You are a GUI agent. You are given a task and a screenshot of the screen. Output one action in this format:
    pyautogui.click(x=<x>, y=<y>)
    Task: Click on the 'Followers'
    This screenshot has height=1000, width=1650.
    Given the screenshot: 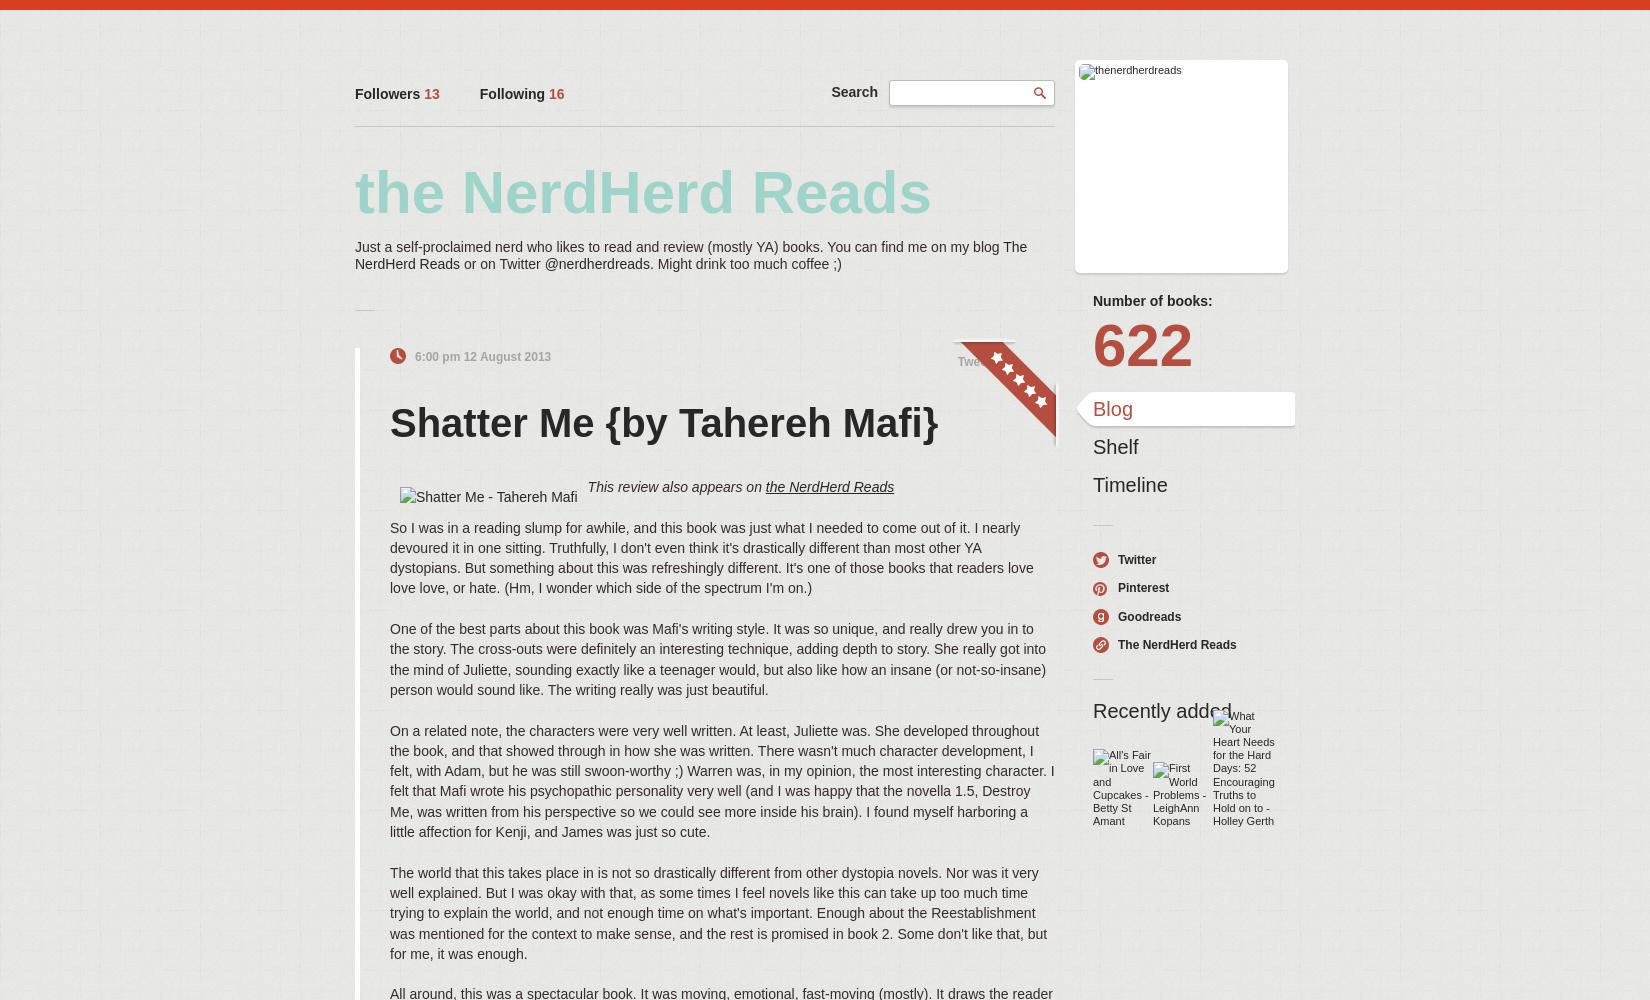 What is the action you would take?
    pyautogui.click(x=389, y=93)
    